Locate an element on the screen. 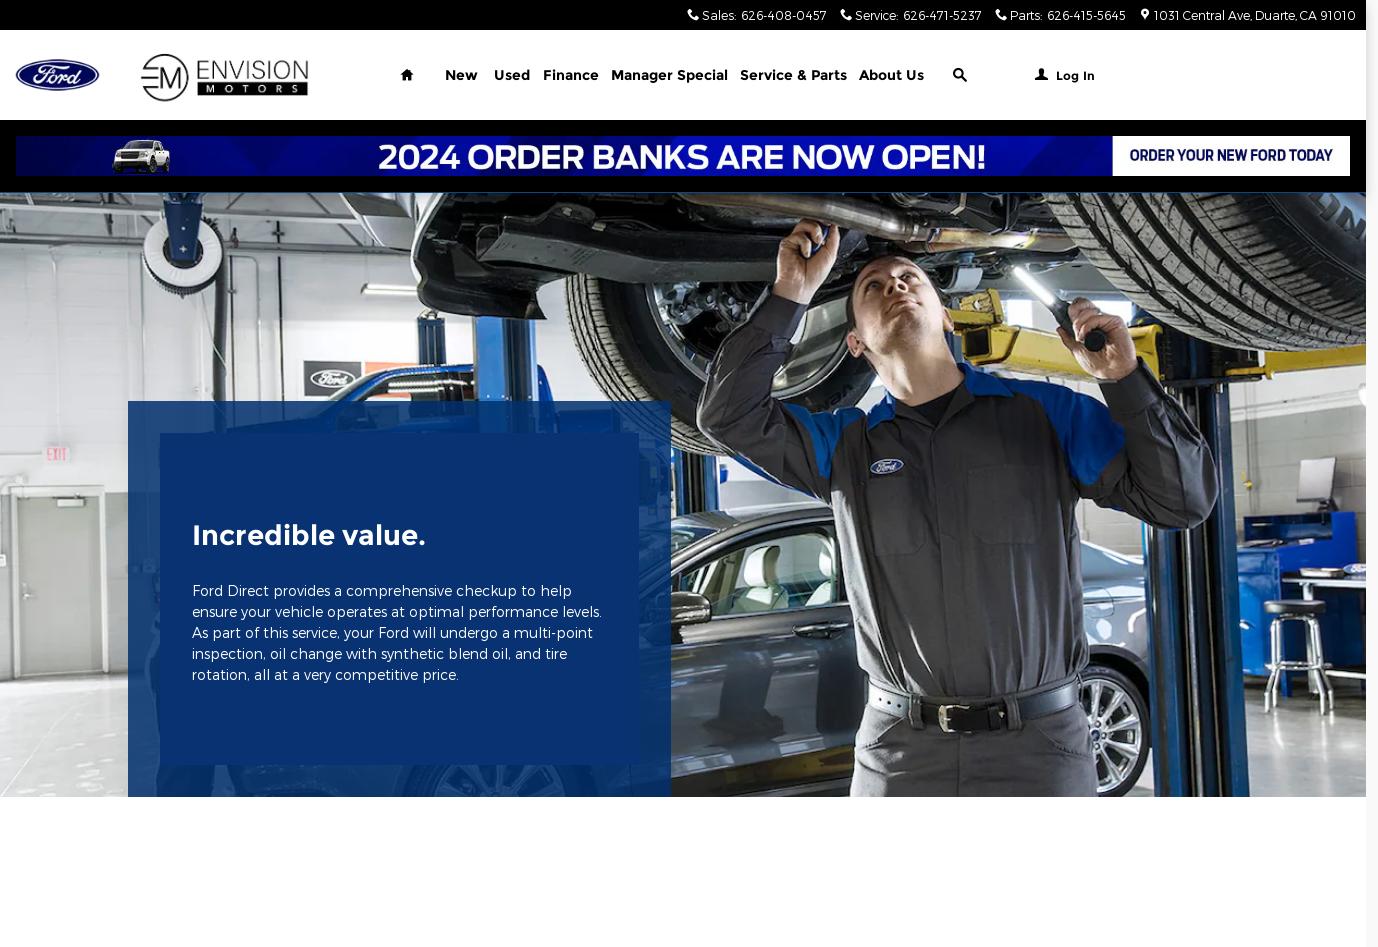 Image resolution: width=1378 pixels, height=947 pixels. '626-471-5237' is located at coordinates (941, 14).